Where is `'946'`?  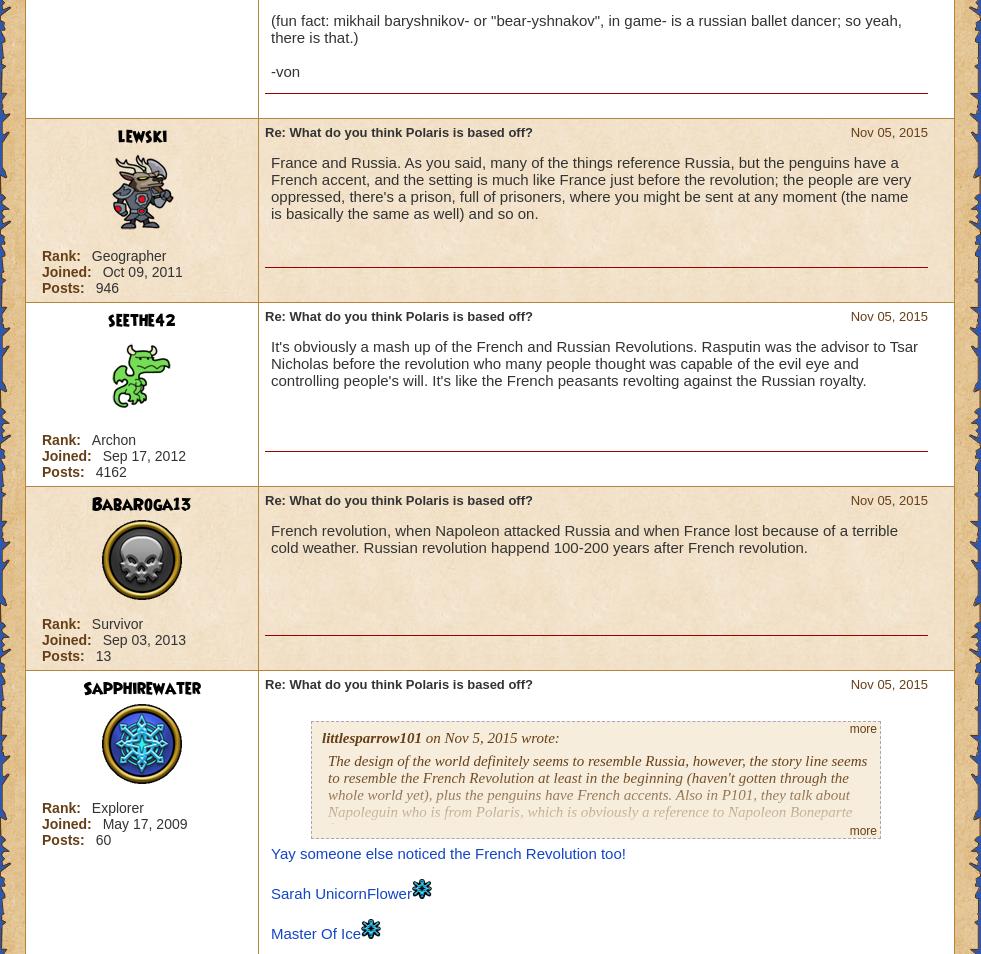
'946' is located at coordinates (106, 288).